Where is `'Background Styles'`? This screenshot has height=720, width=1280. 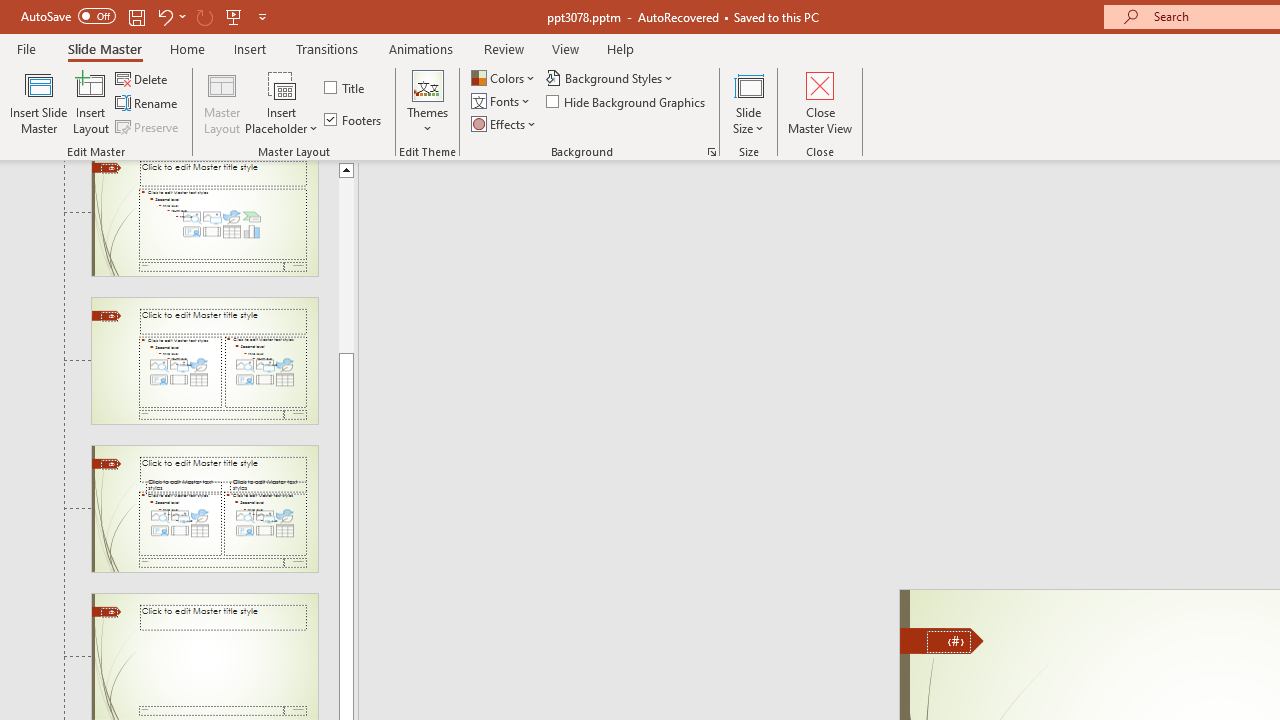
'Background Styles' is located at coordinates (610, 77).